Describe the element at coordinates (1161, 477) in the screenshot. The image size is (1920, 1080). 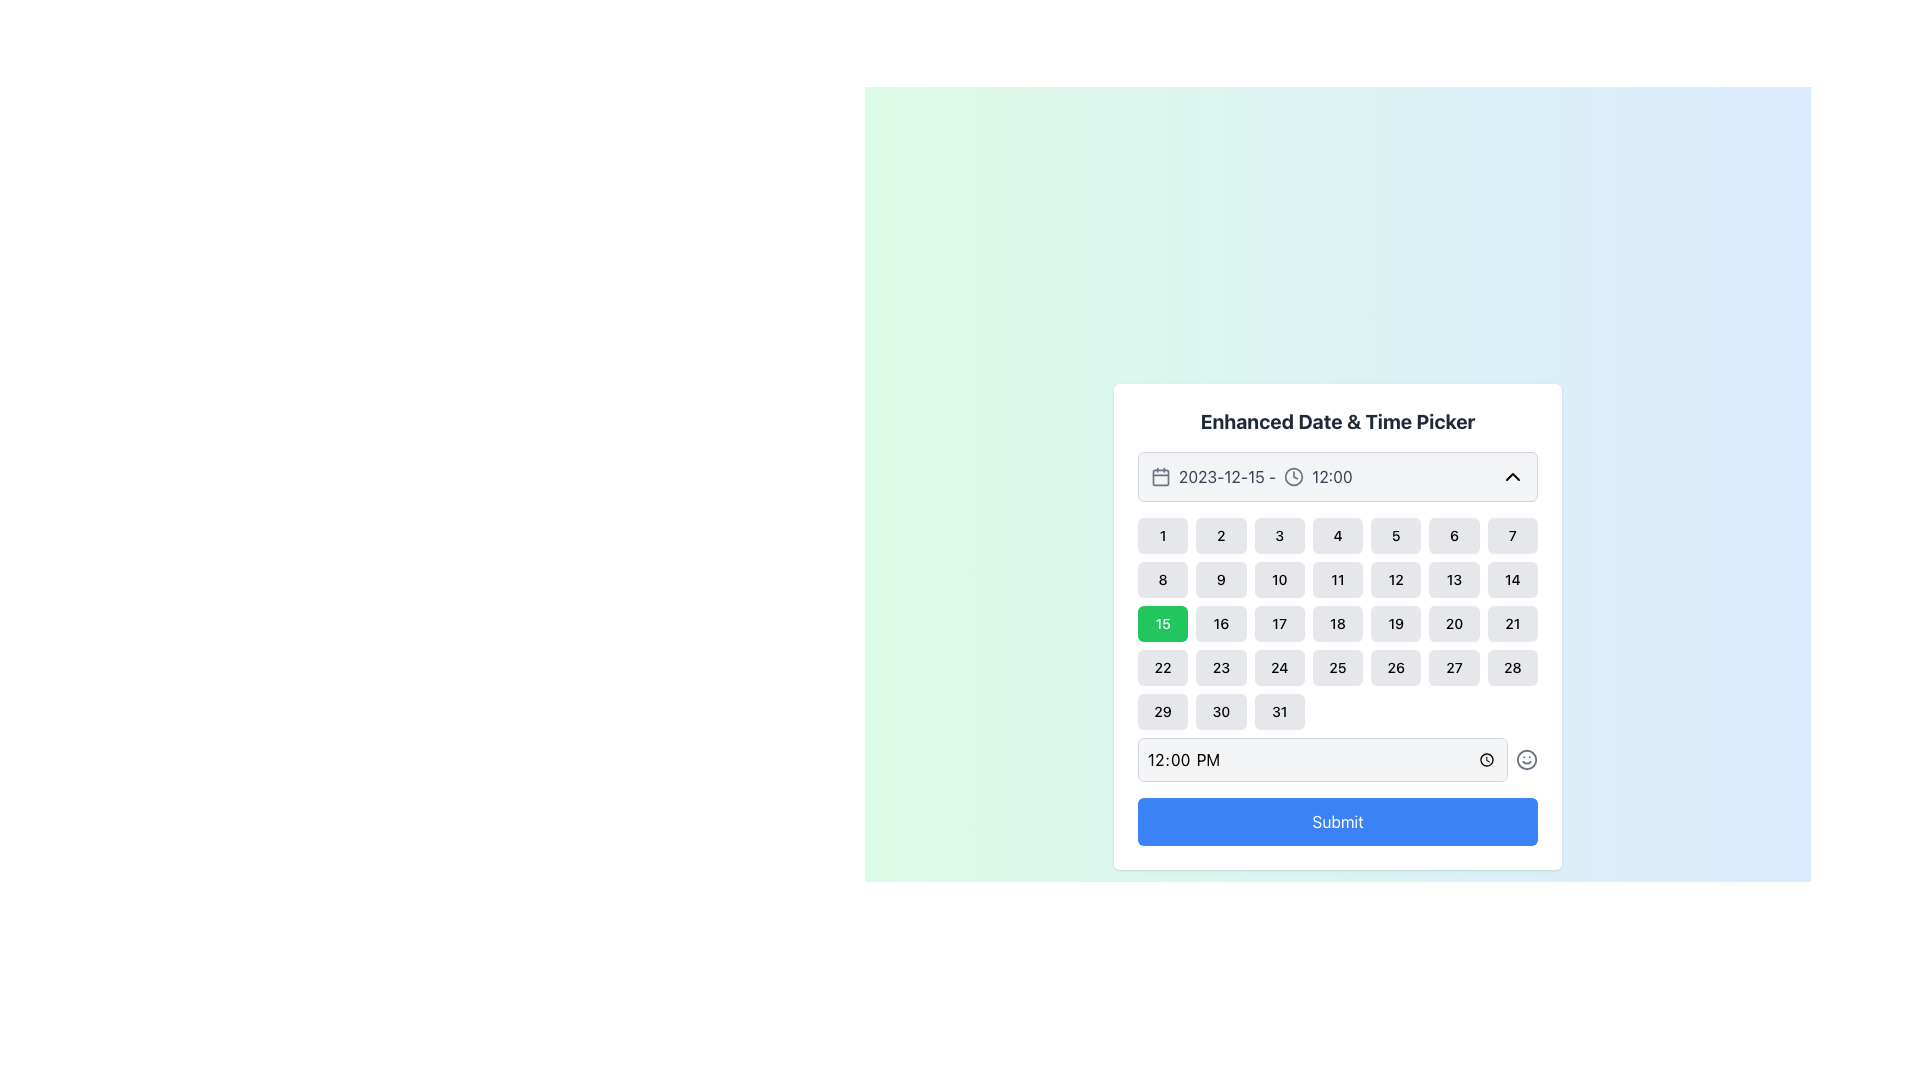
I see `the calendar icon located in the top-left corner of the date-time picker interface` at that location.